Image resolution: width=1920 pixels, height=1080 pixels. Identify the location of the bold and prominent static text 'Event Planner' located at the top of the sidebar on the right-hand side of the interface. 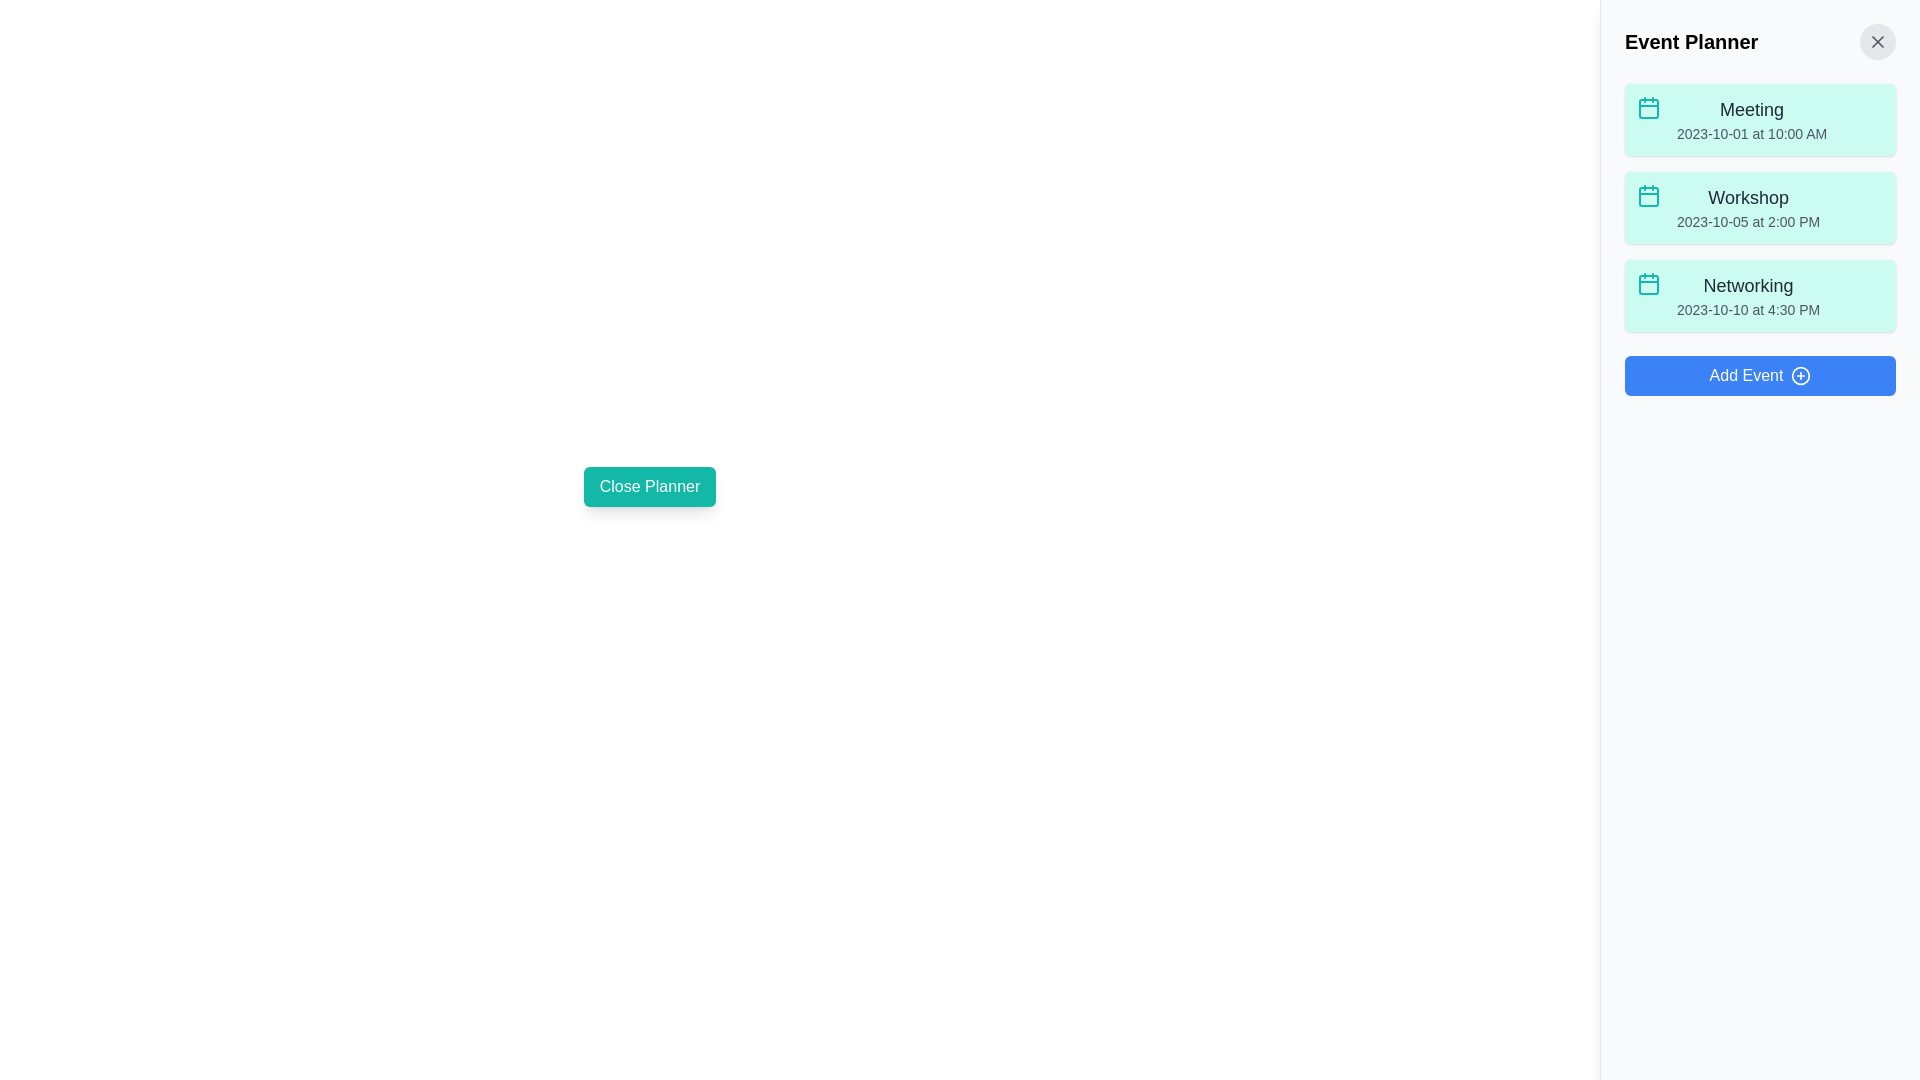
(1690, 42).